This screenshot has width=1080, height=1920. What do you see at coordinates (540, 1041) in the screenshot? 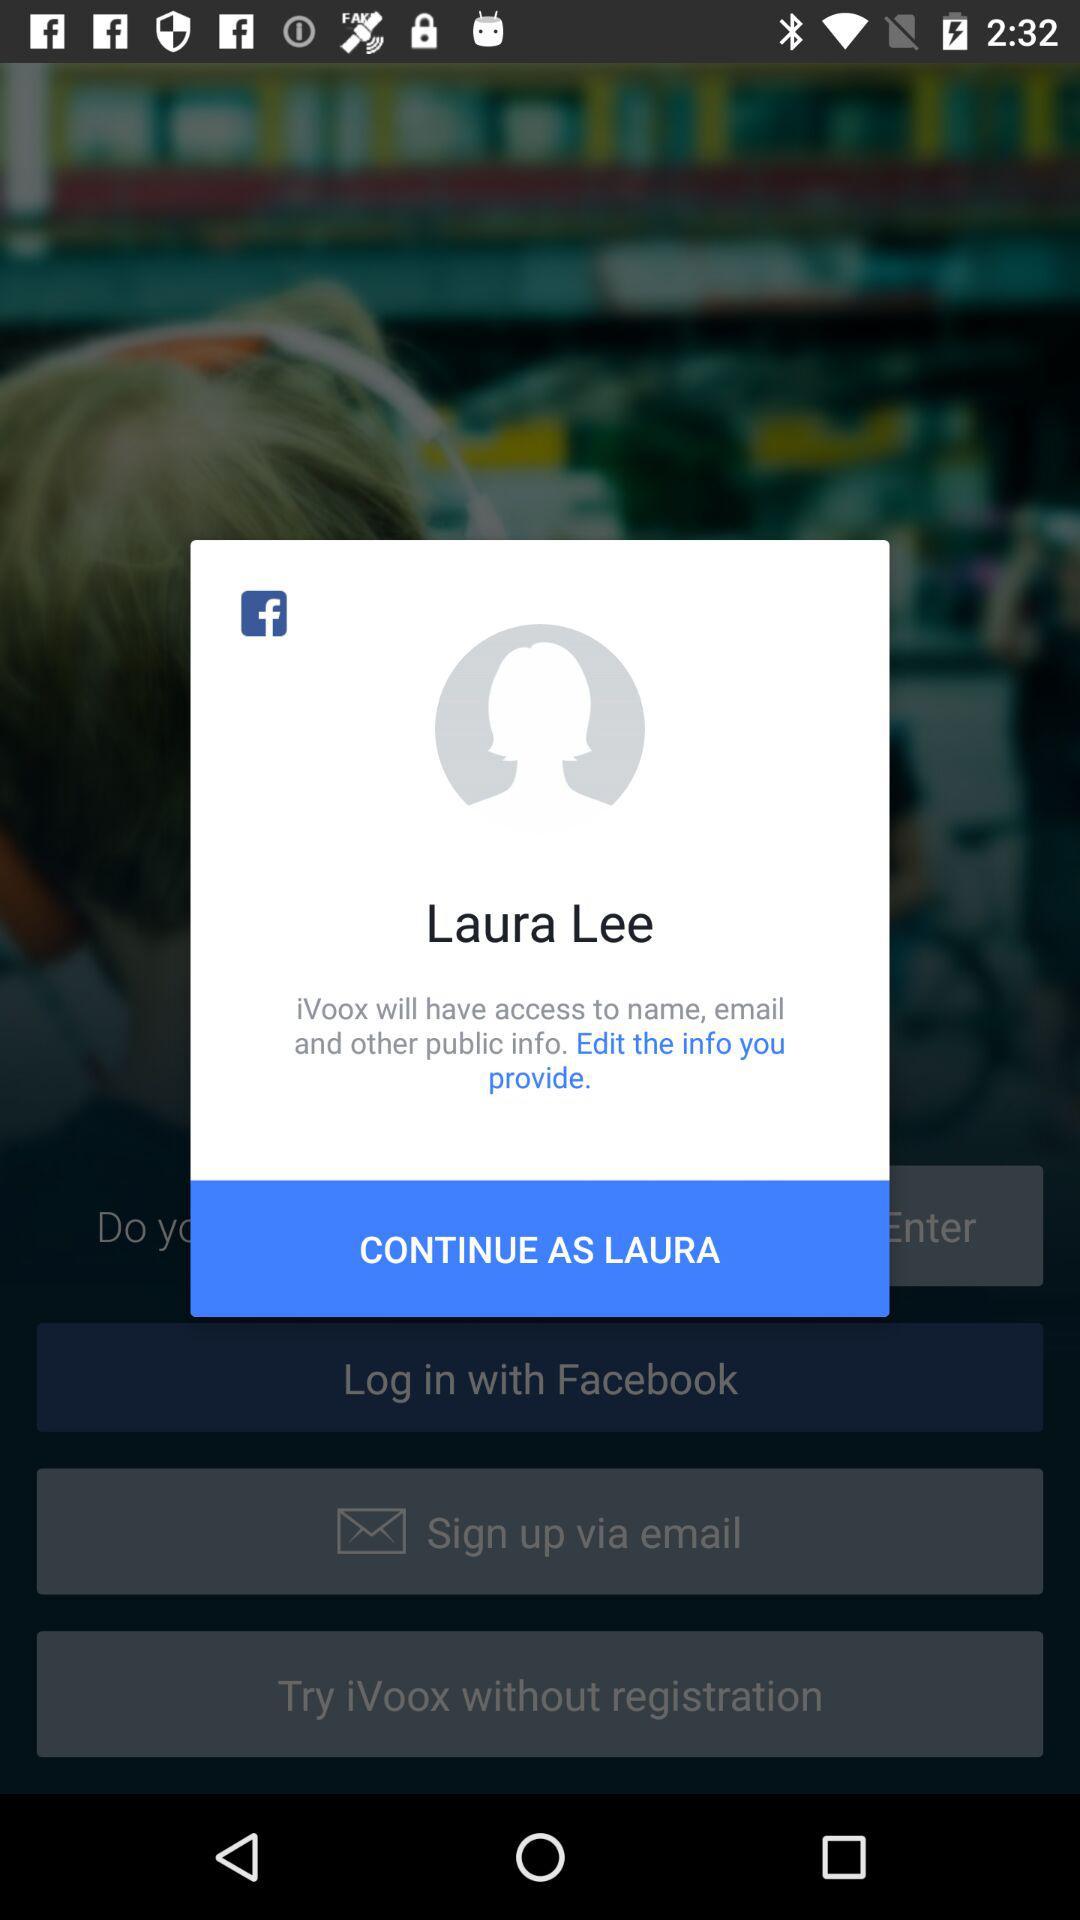
I see `icon below the laura lee item` at bounding box center [540, 1041].